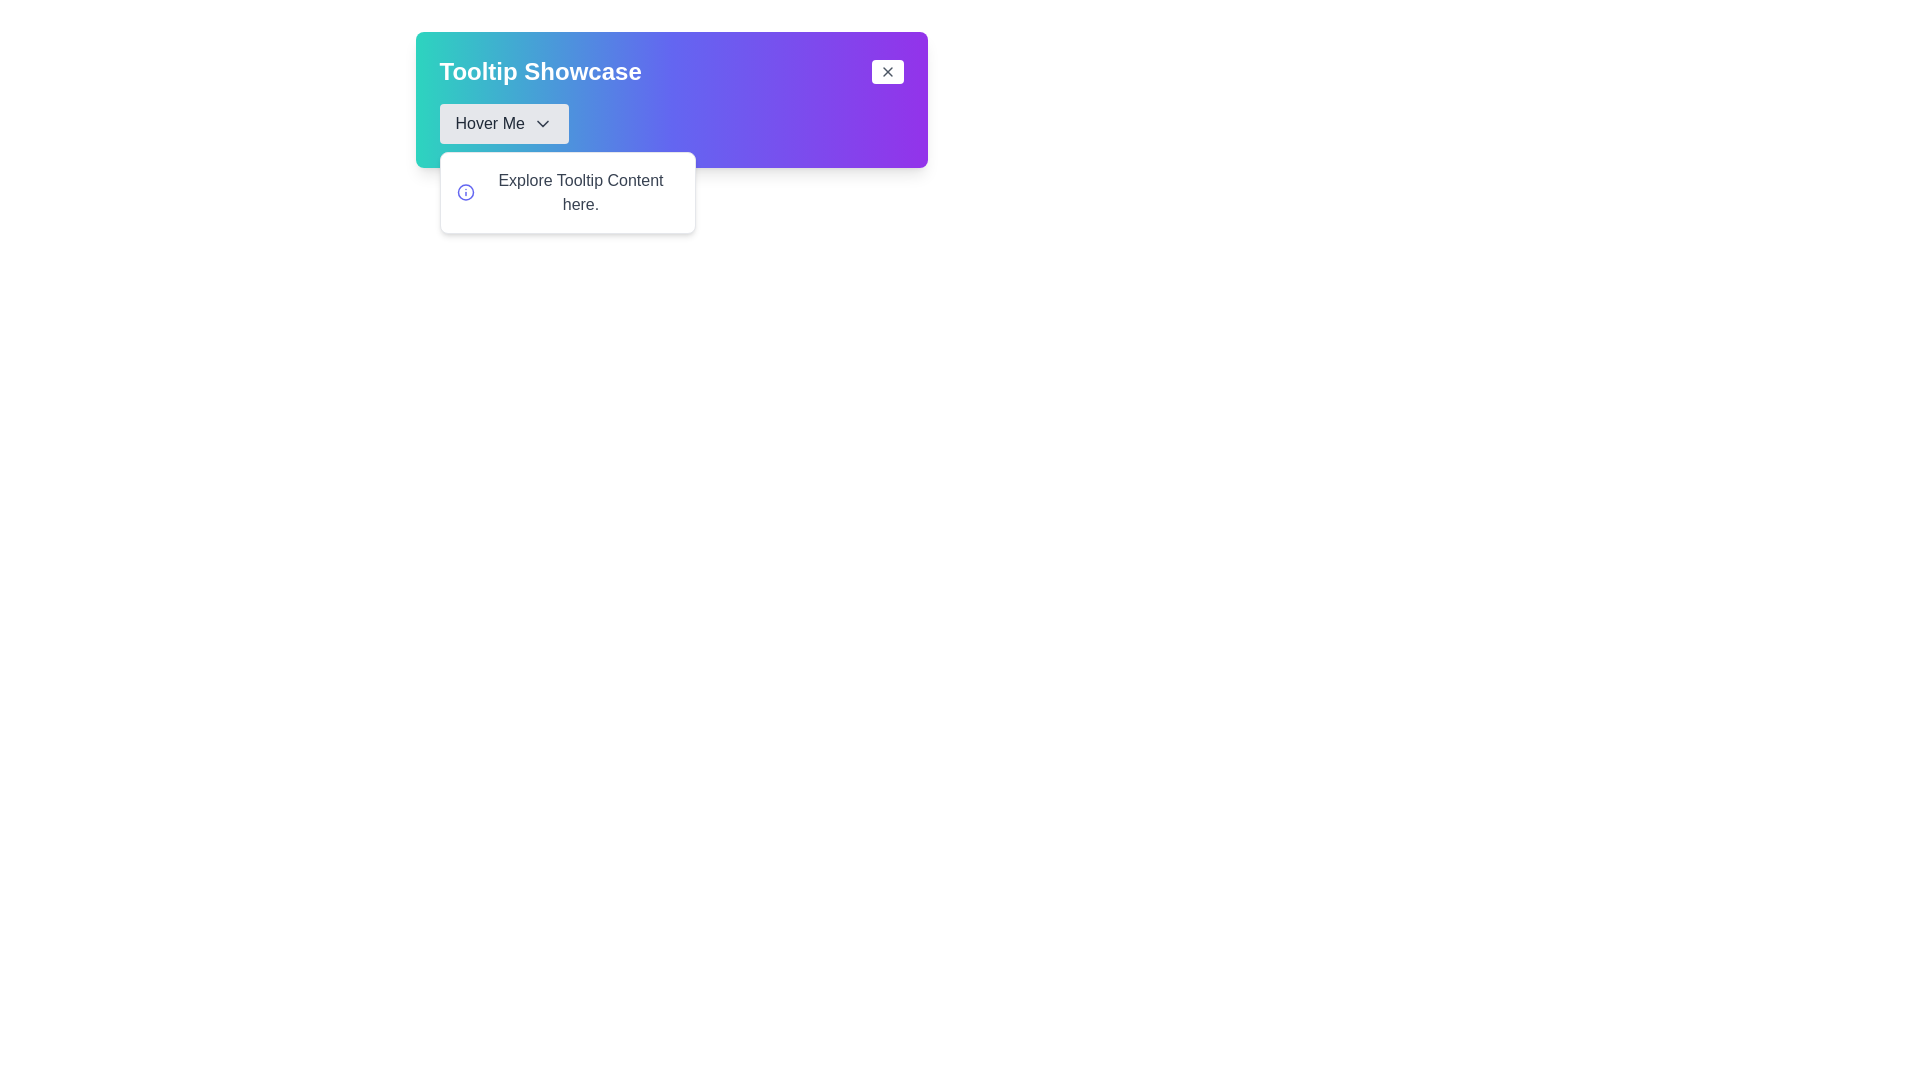 This screenshot has height=1080, width=1920. I want to click on the informational icon located before the label 'Explore Tooltip Content here', so click(464, 192).